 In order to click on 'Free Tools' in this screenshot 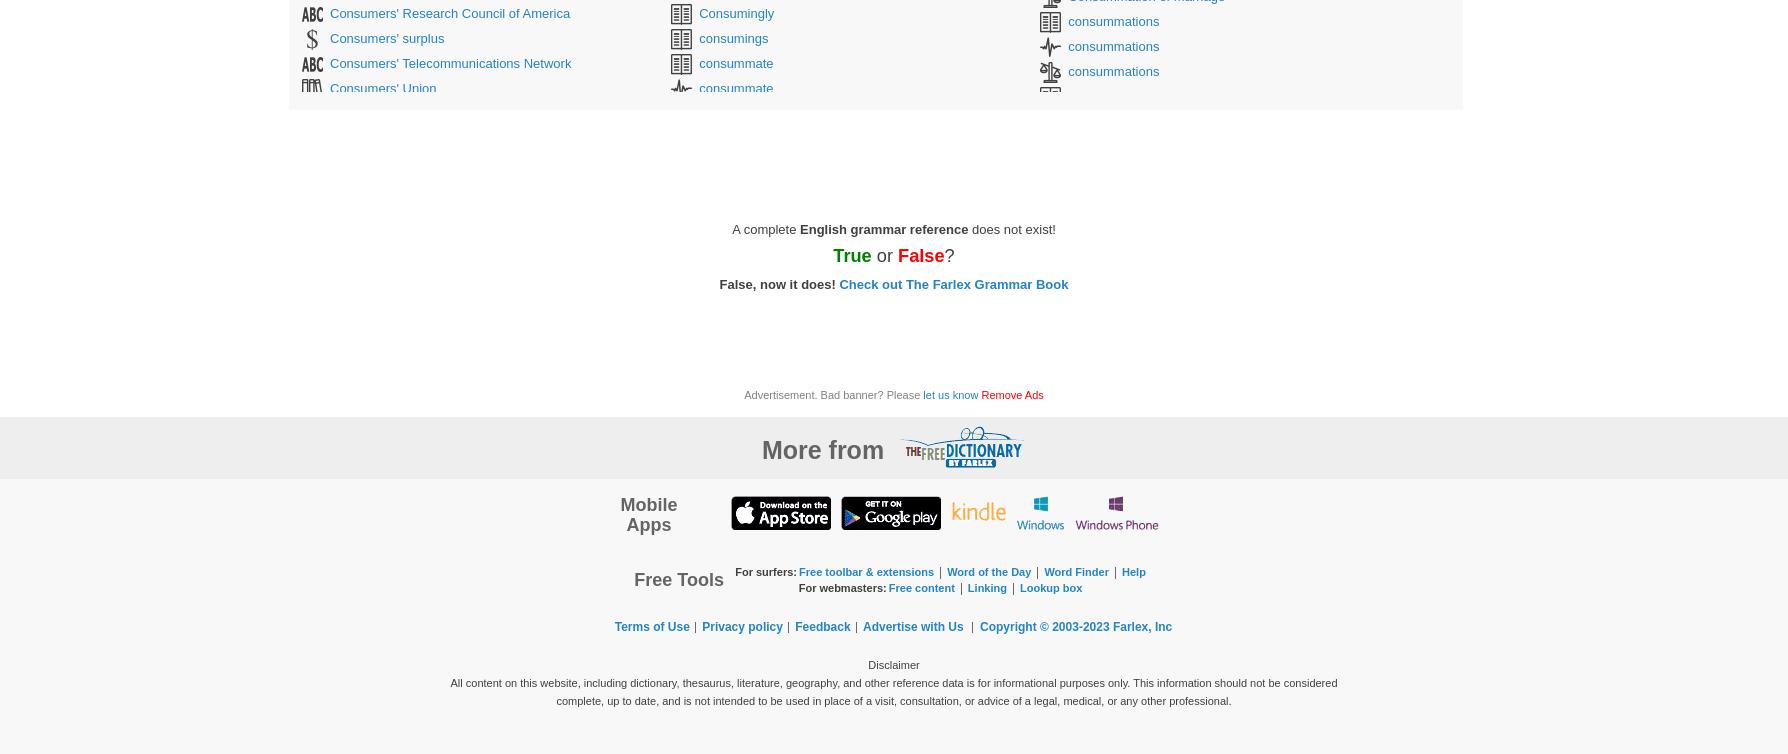, I will do `click(634, 578)`.